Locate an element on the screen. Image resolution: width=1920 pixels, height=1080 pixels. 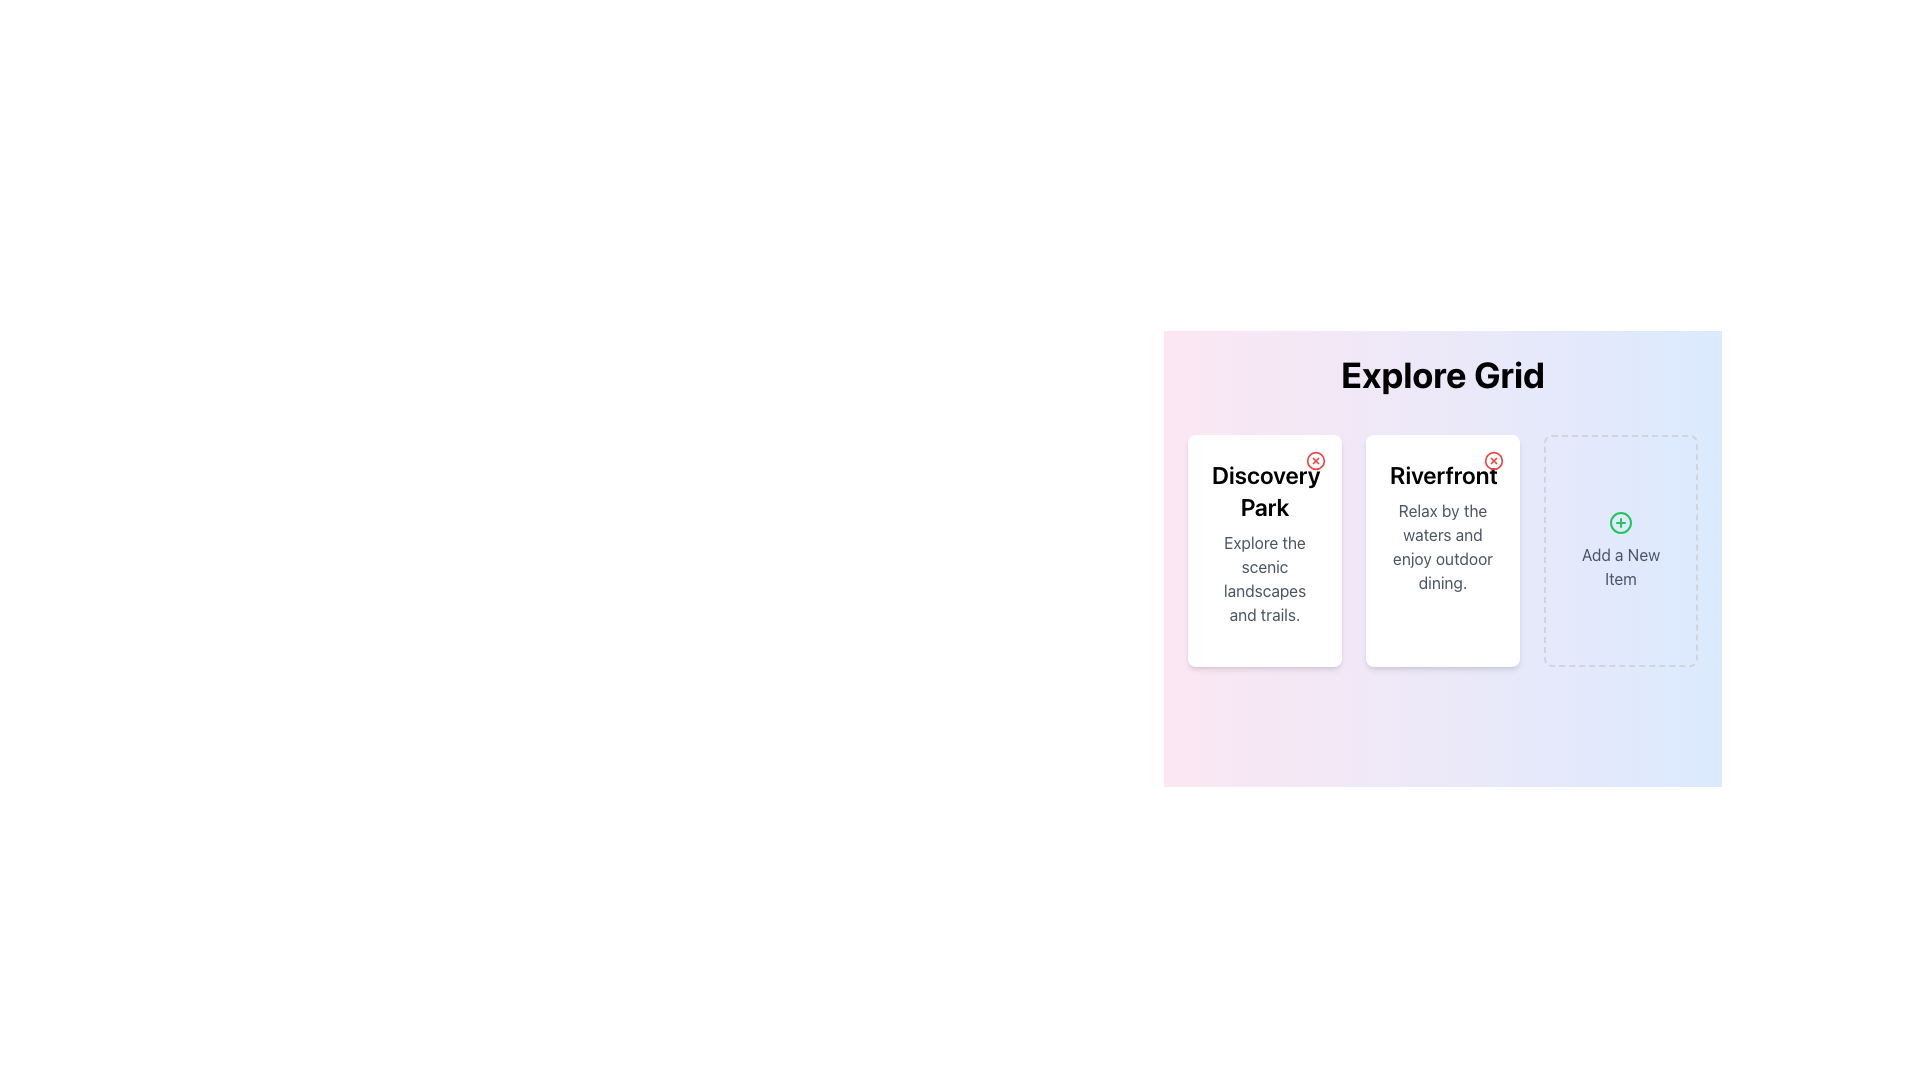
the 'Riverfront' card element which is the second column in the grid layout, featuring a bold title and descriptive text, enclosed in a white rounded rectangular card is located at coordinates (1443, 551).